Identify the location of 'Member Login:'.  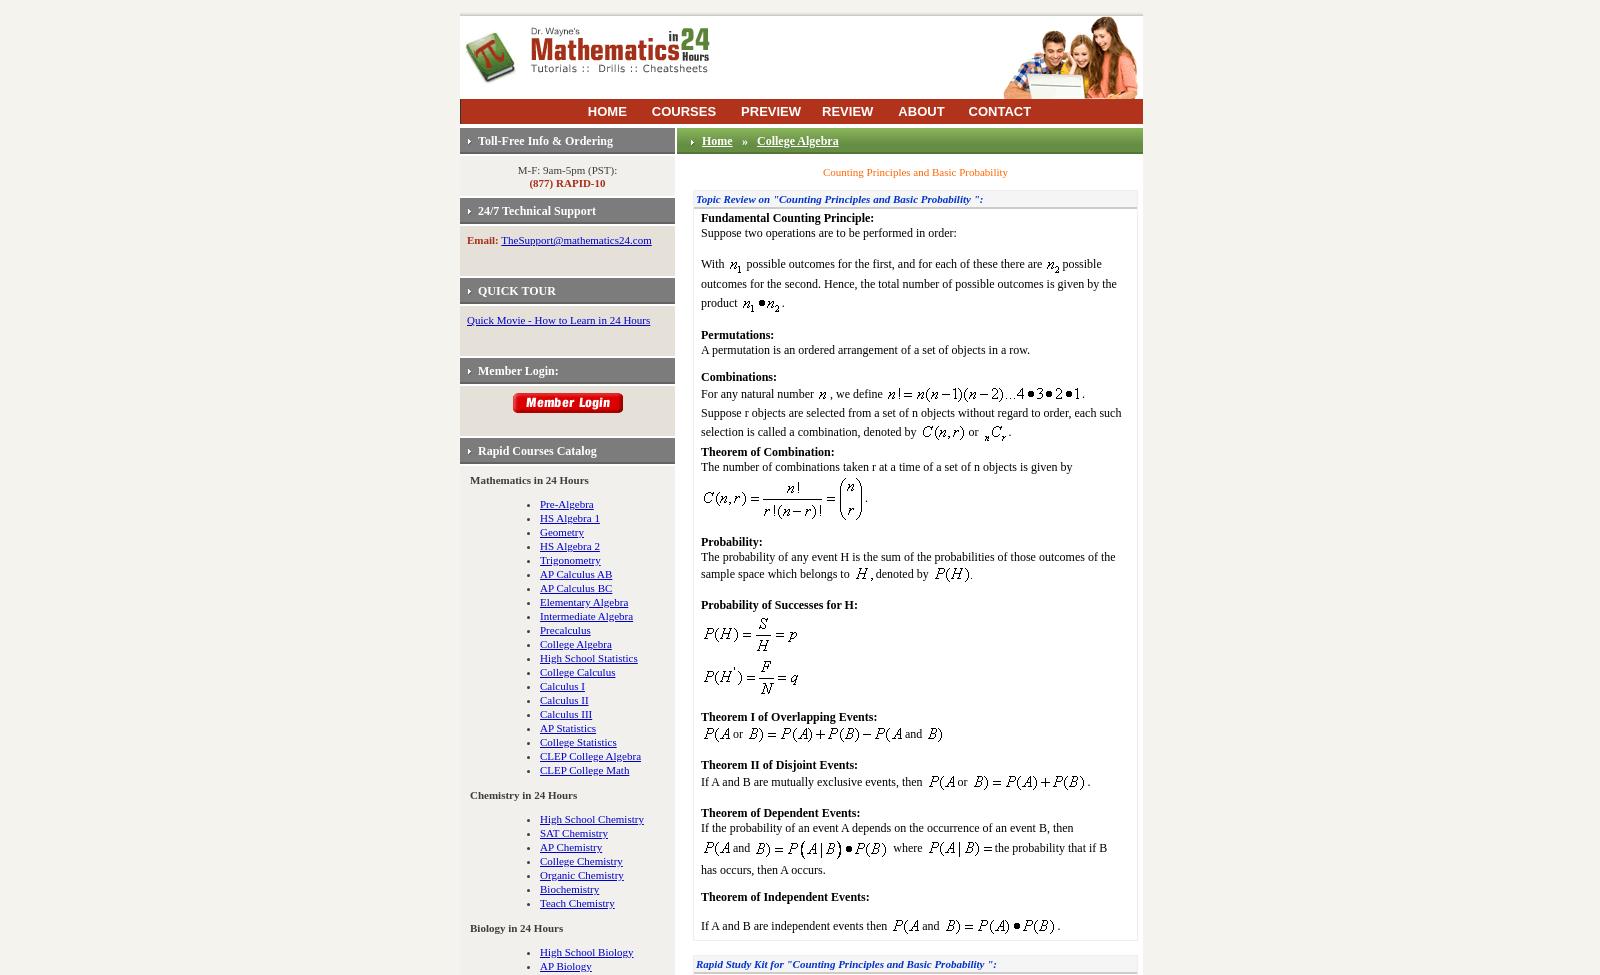
(516, 369).